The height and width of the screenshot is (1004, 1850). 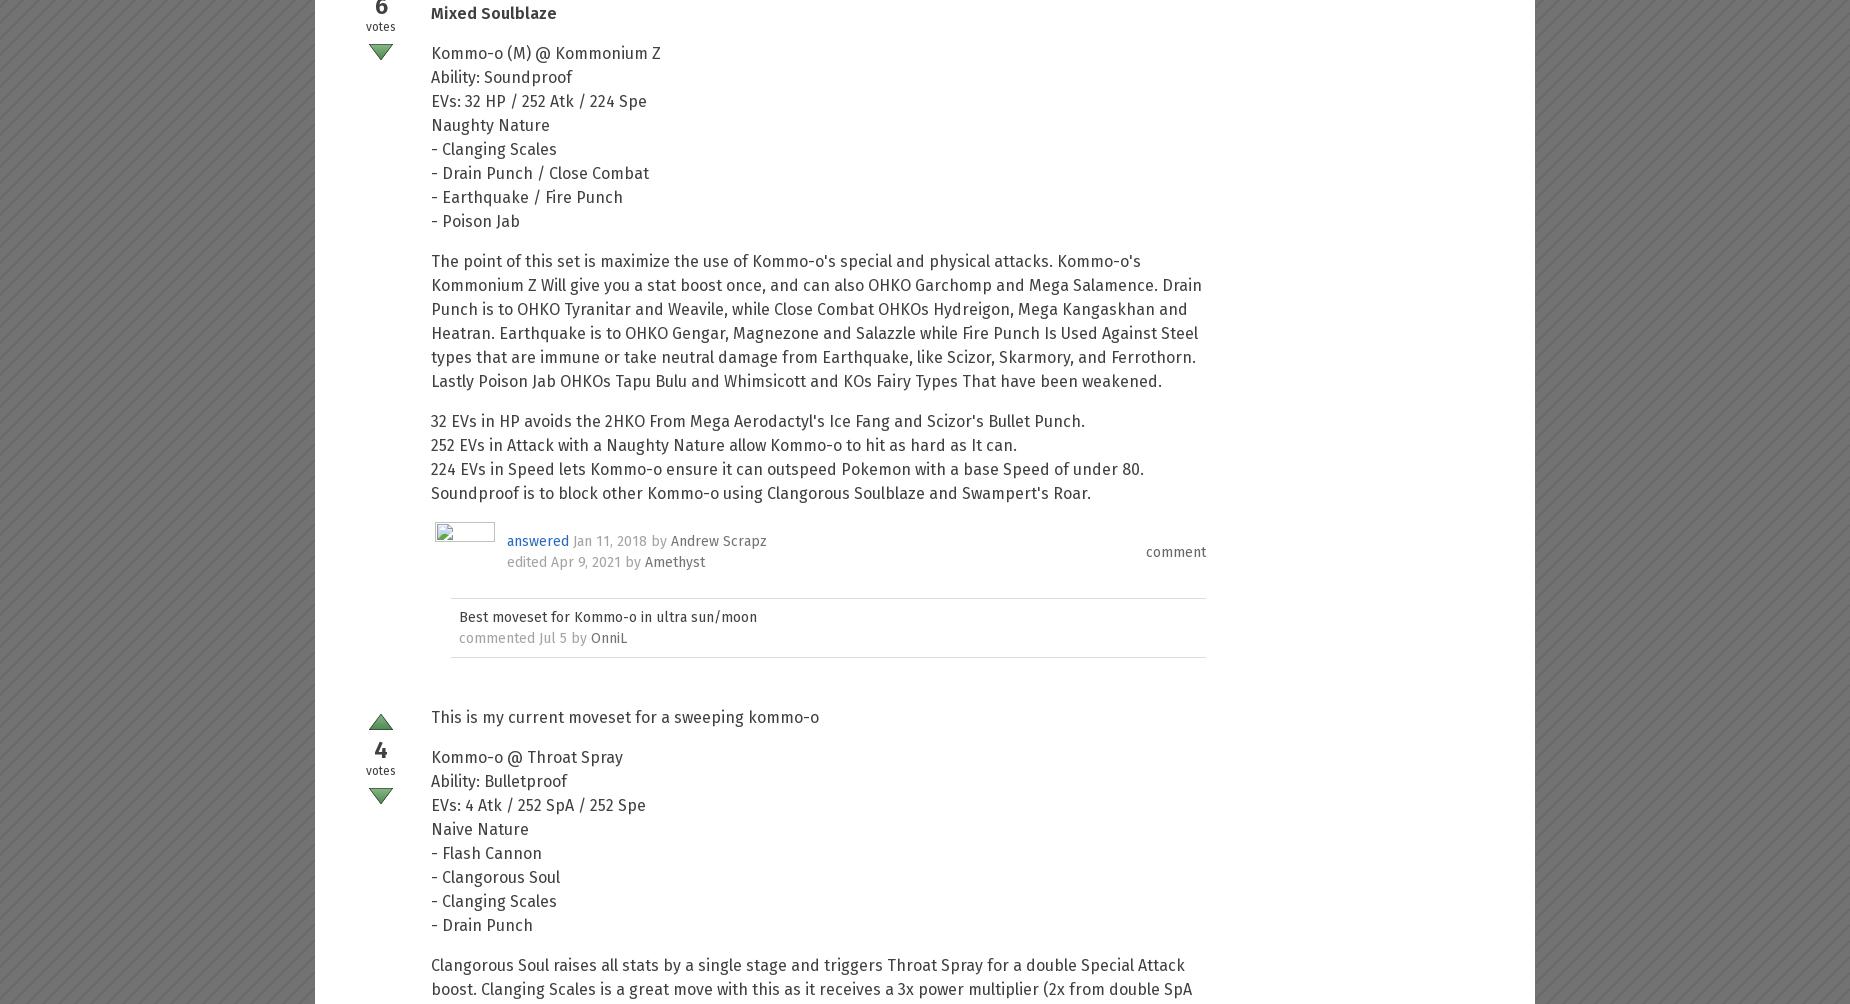 I want to click on 'answered', so click(x=537, y=541).